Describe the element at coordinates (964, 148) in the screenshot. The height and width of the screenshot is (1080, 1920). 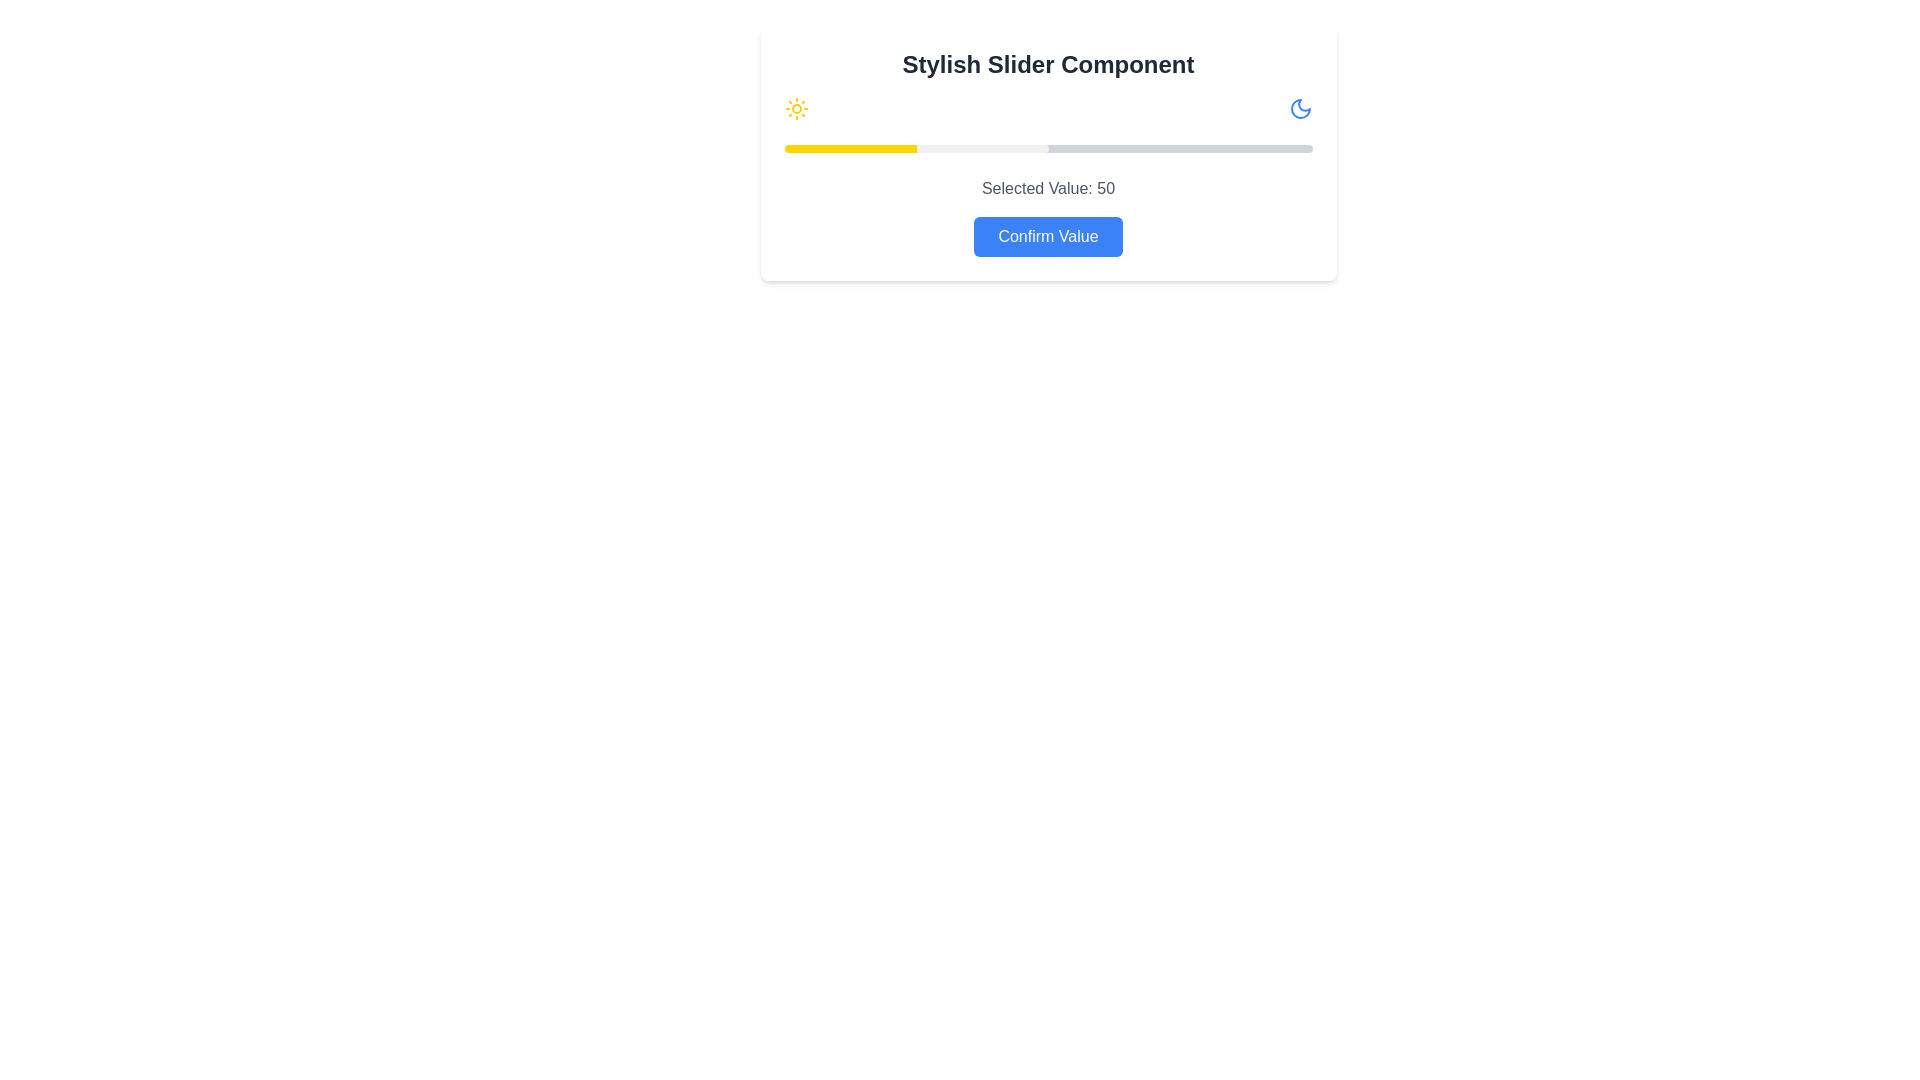
I see `the slider handle to set the value to 34` at that location.